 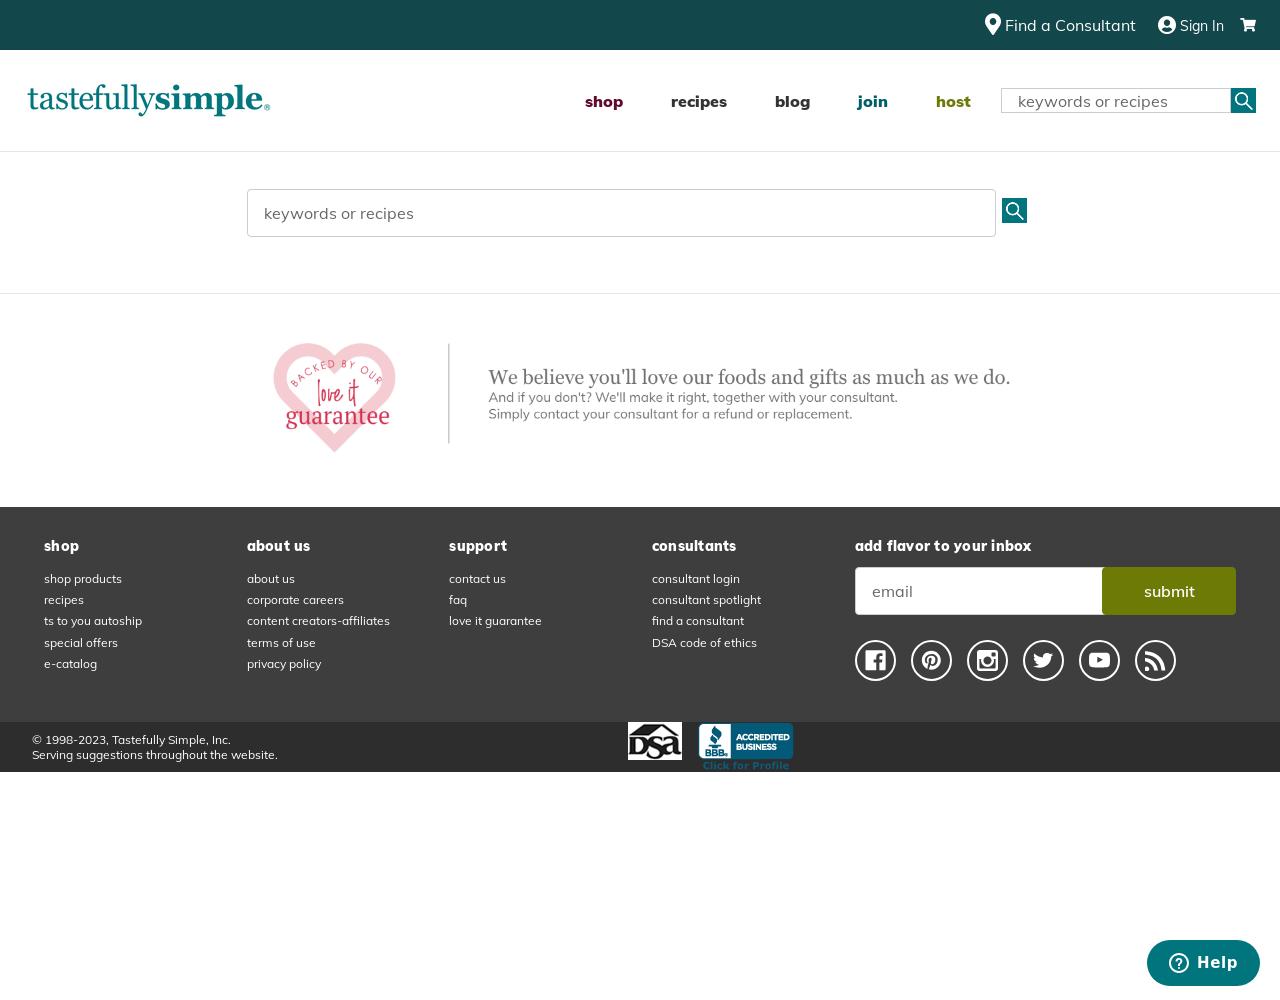 What do you see at coordinates (316, 619) in the screenshot?
I see `'content creators-affiliates'` at bounding box center [316, 619].